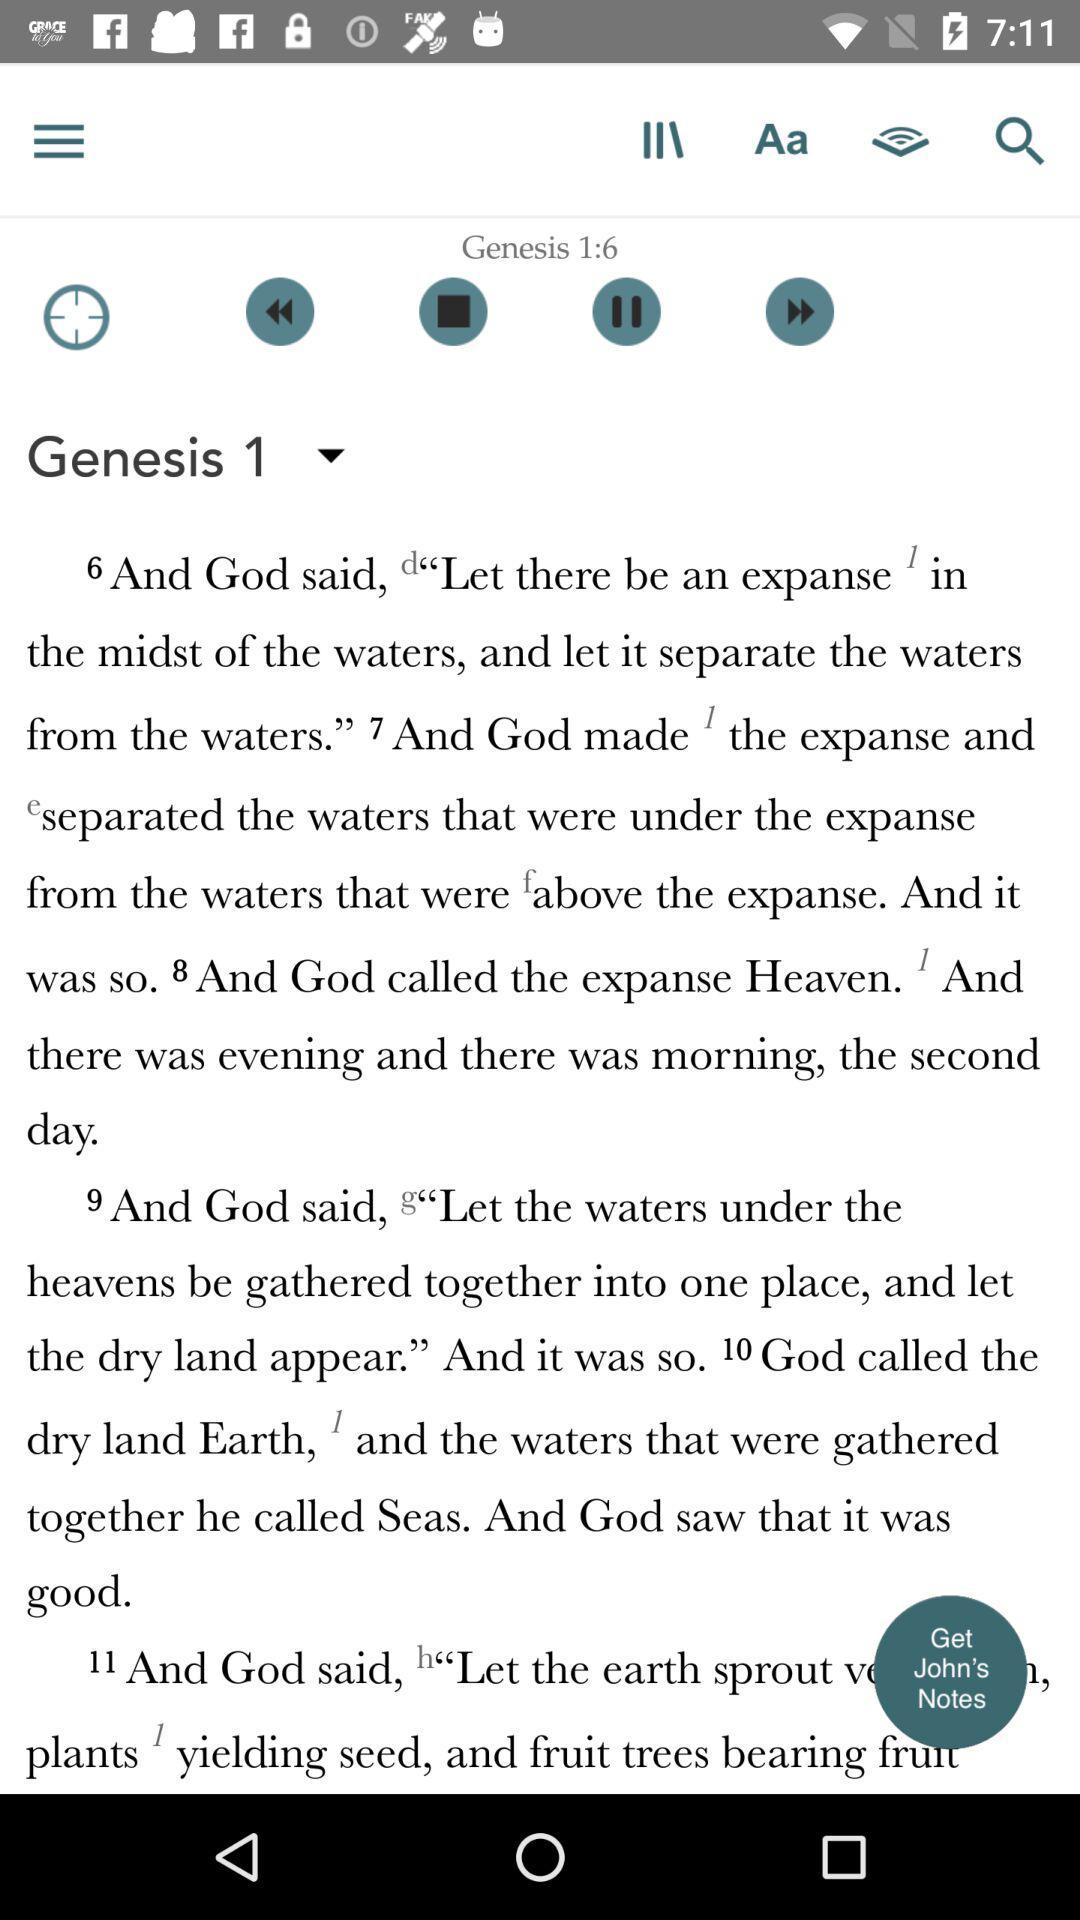 The image size is (1080, 1920). I want to click on pause, so click(625, 310).